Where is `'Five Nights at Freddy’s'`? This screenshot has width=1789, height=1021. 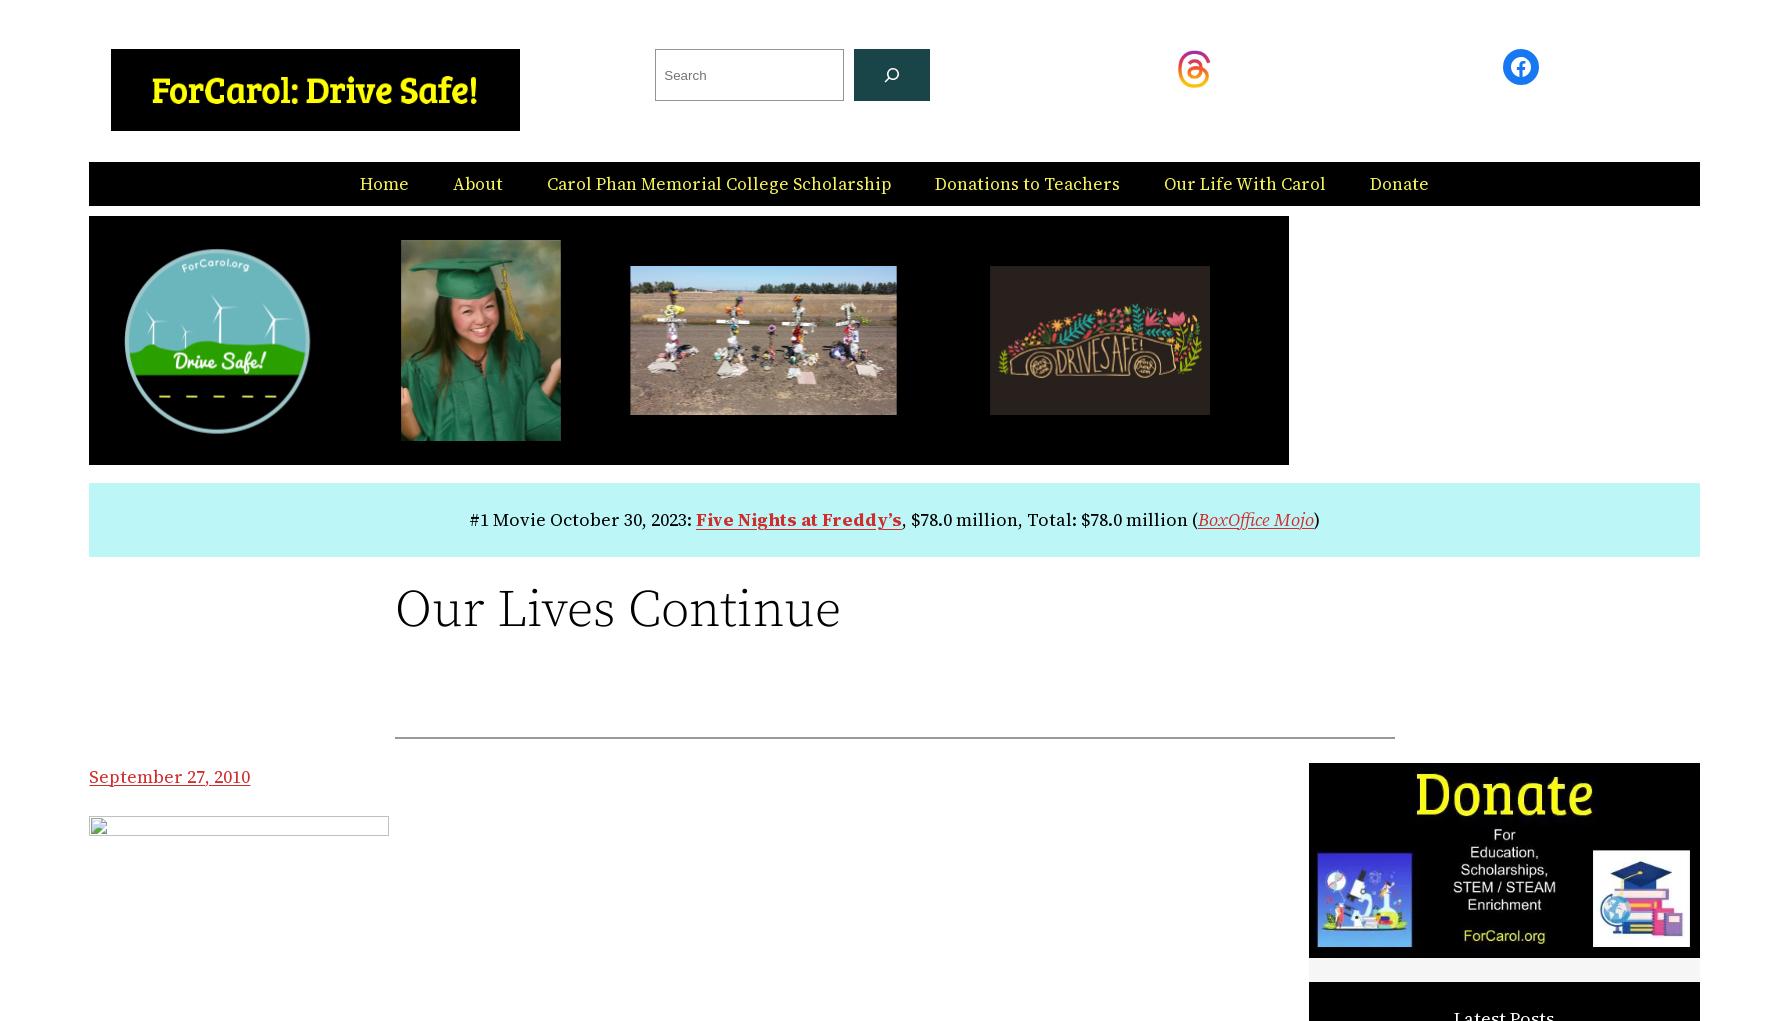 'Five Nights at Freddy’s' is located at coordinates (798, 518).